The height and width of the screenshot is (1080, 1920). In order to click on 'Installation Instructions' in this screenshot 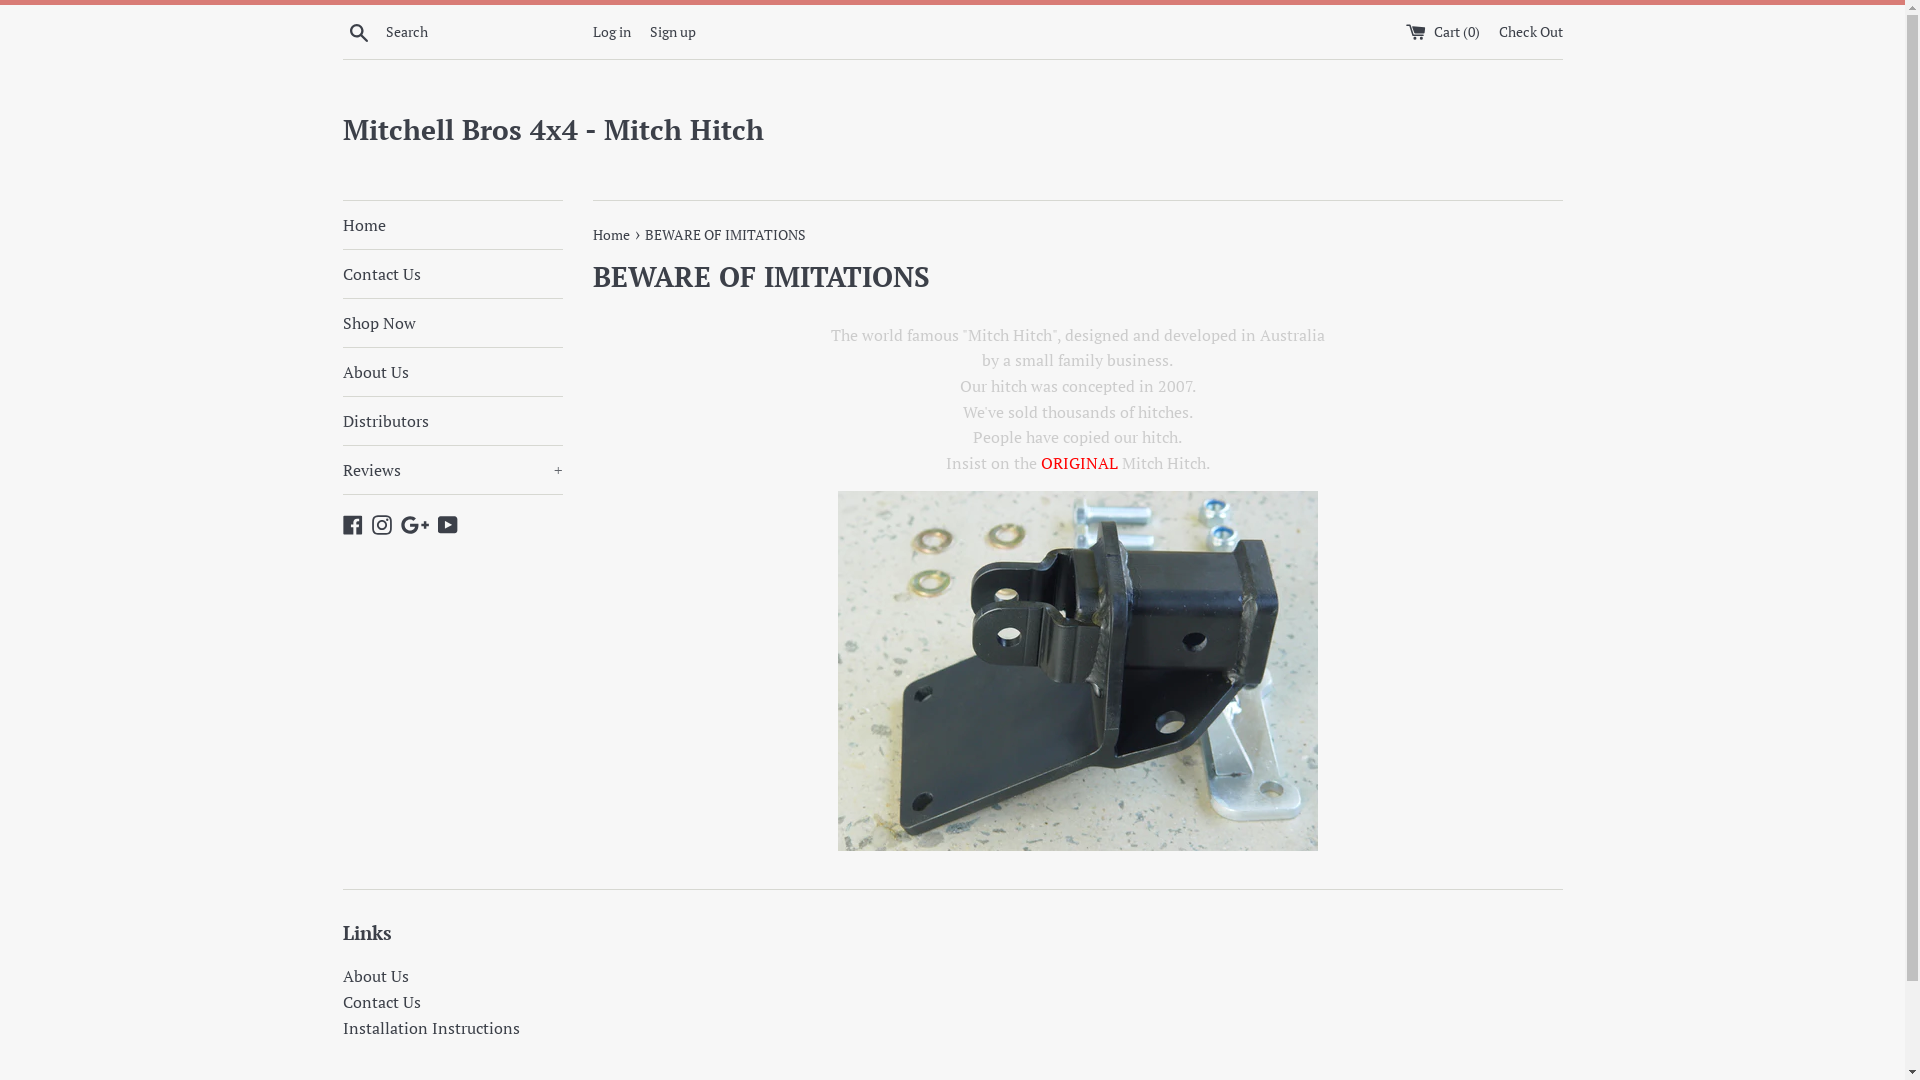, I will do `click(429, 1028)`.